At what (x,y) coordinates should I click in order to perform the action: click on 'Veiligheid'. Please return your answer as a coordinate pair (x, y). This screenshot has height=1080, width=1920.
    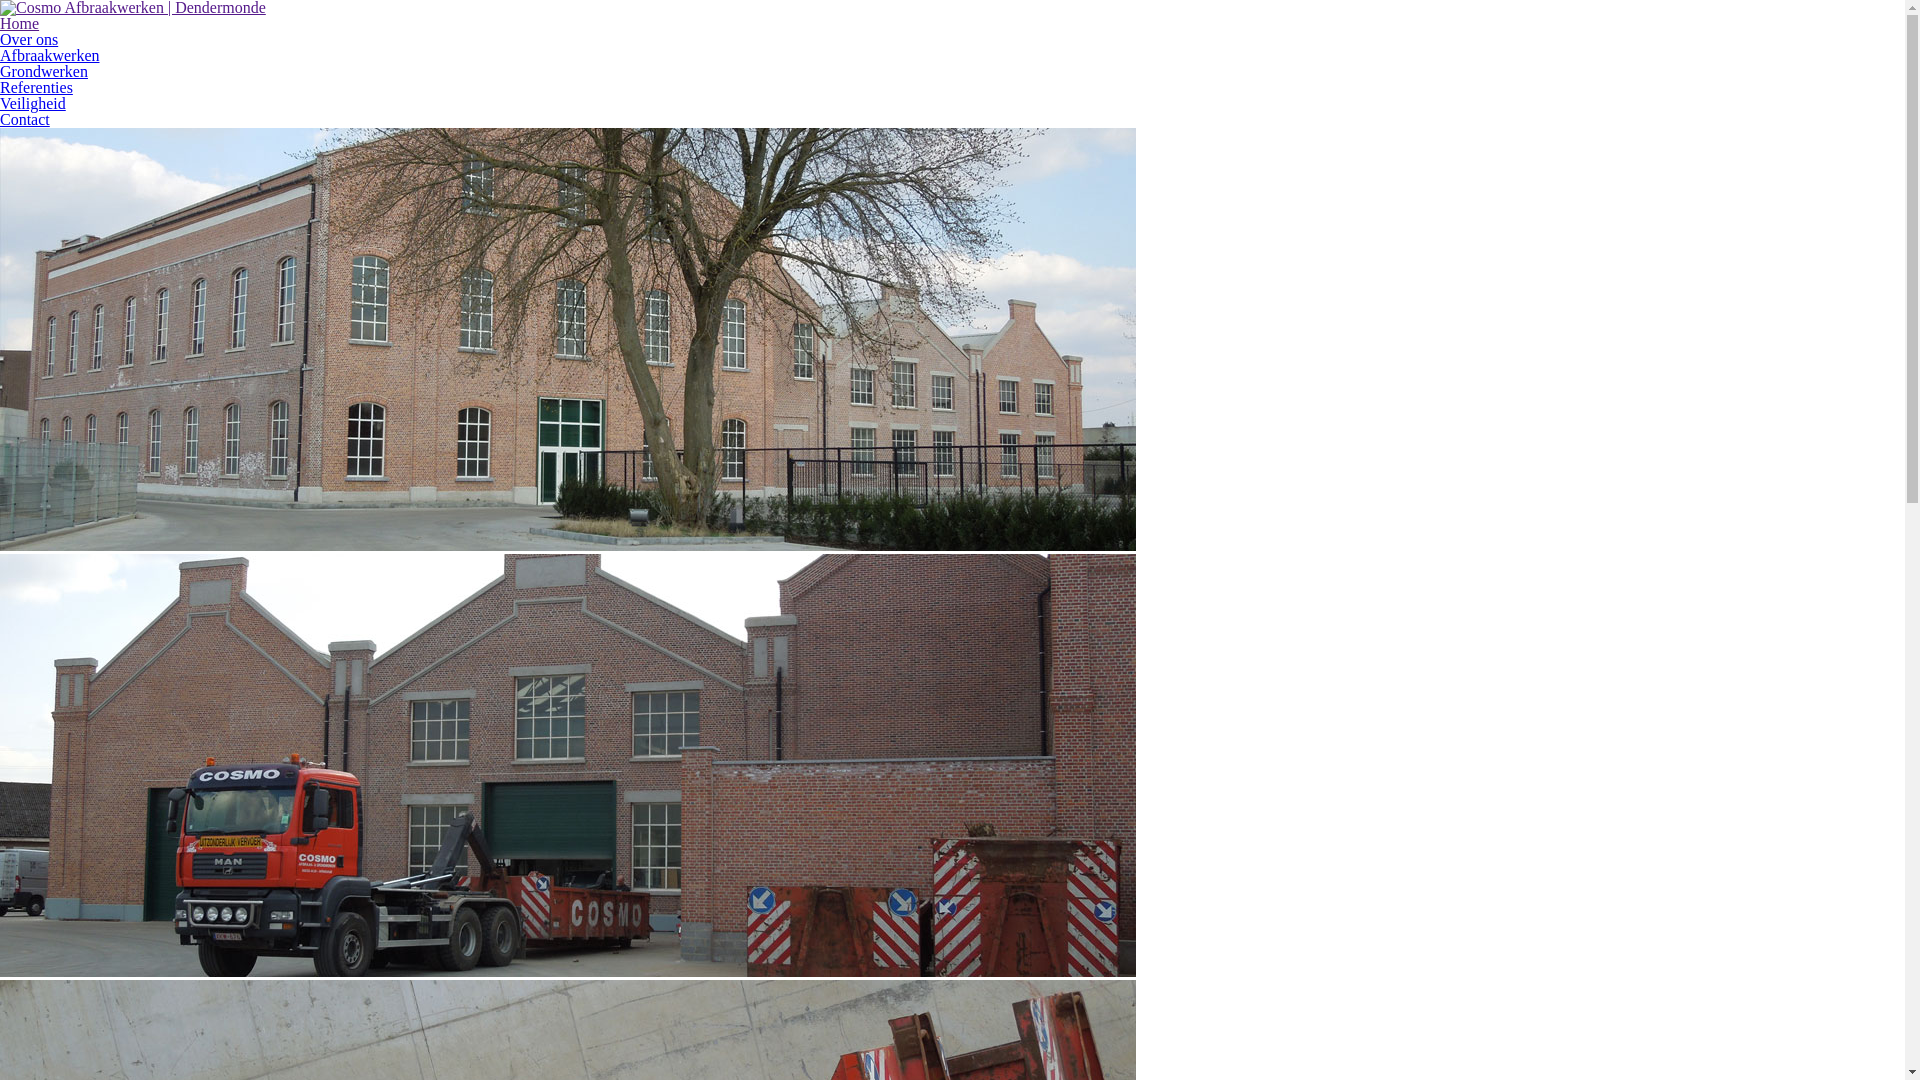
    Looking at the image, I should click on (33, 103).